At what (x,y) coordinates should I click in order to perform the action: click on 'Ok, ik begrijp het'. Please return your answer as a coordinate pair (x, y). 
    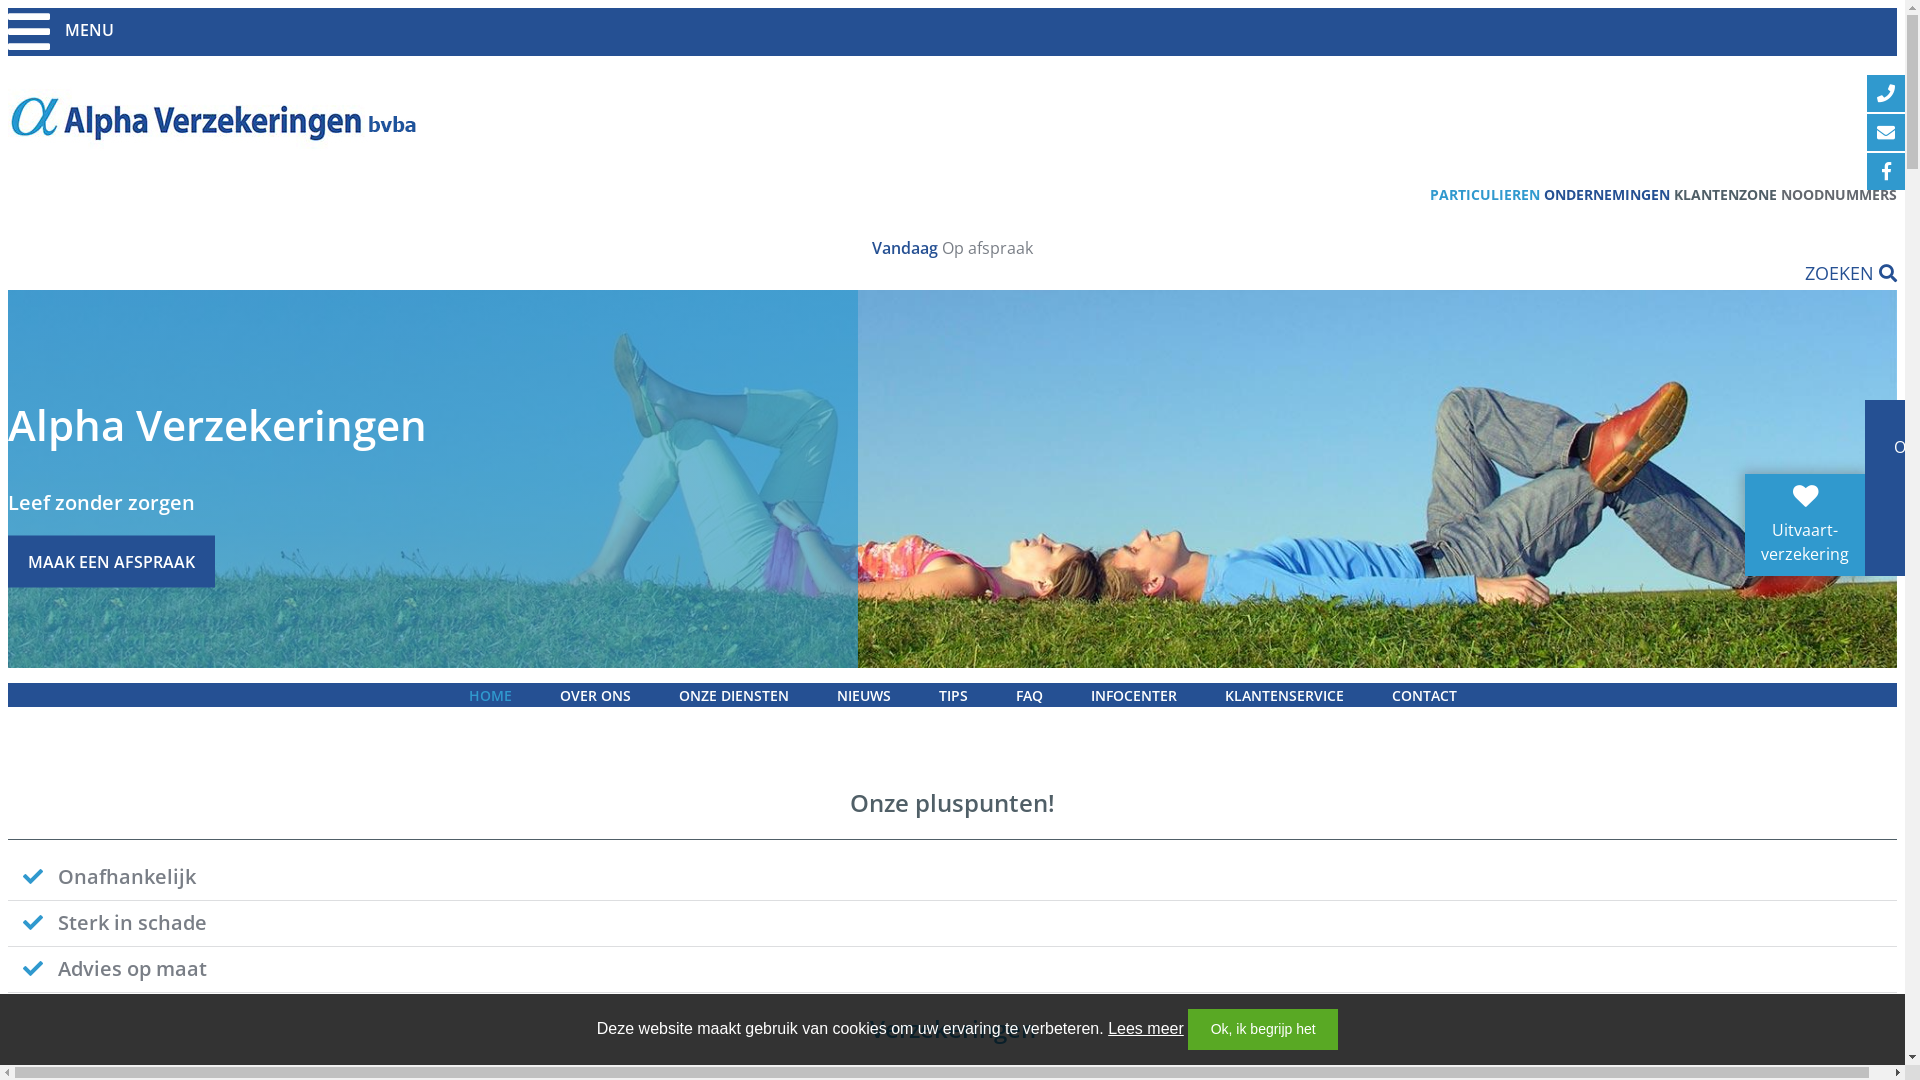
    Looking at the image, I should click on (1261, 1029).